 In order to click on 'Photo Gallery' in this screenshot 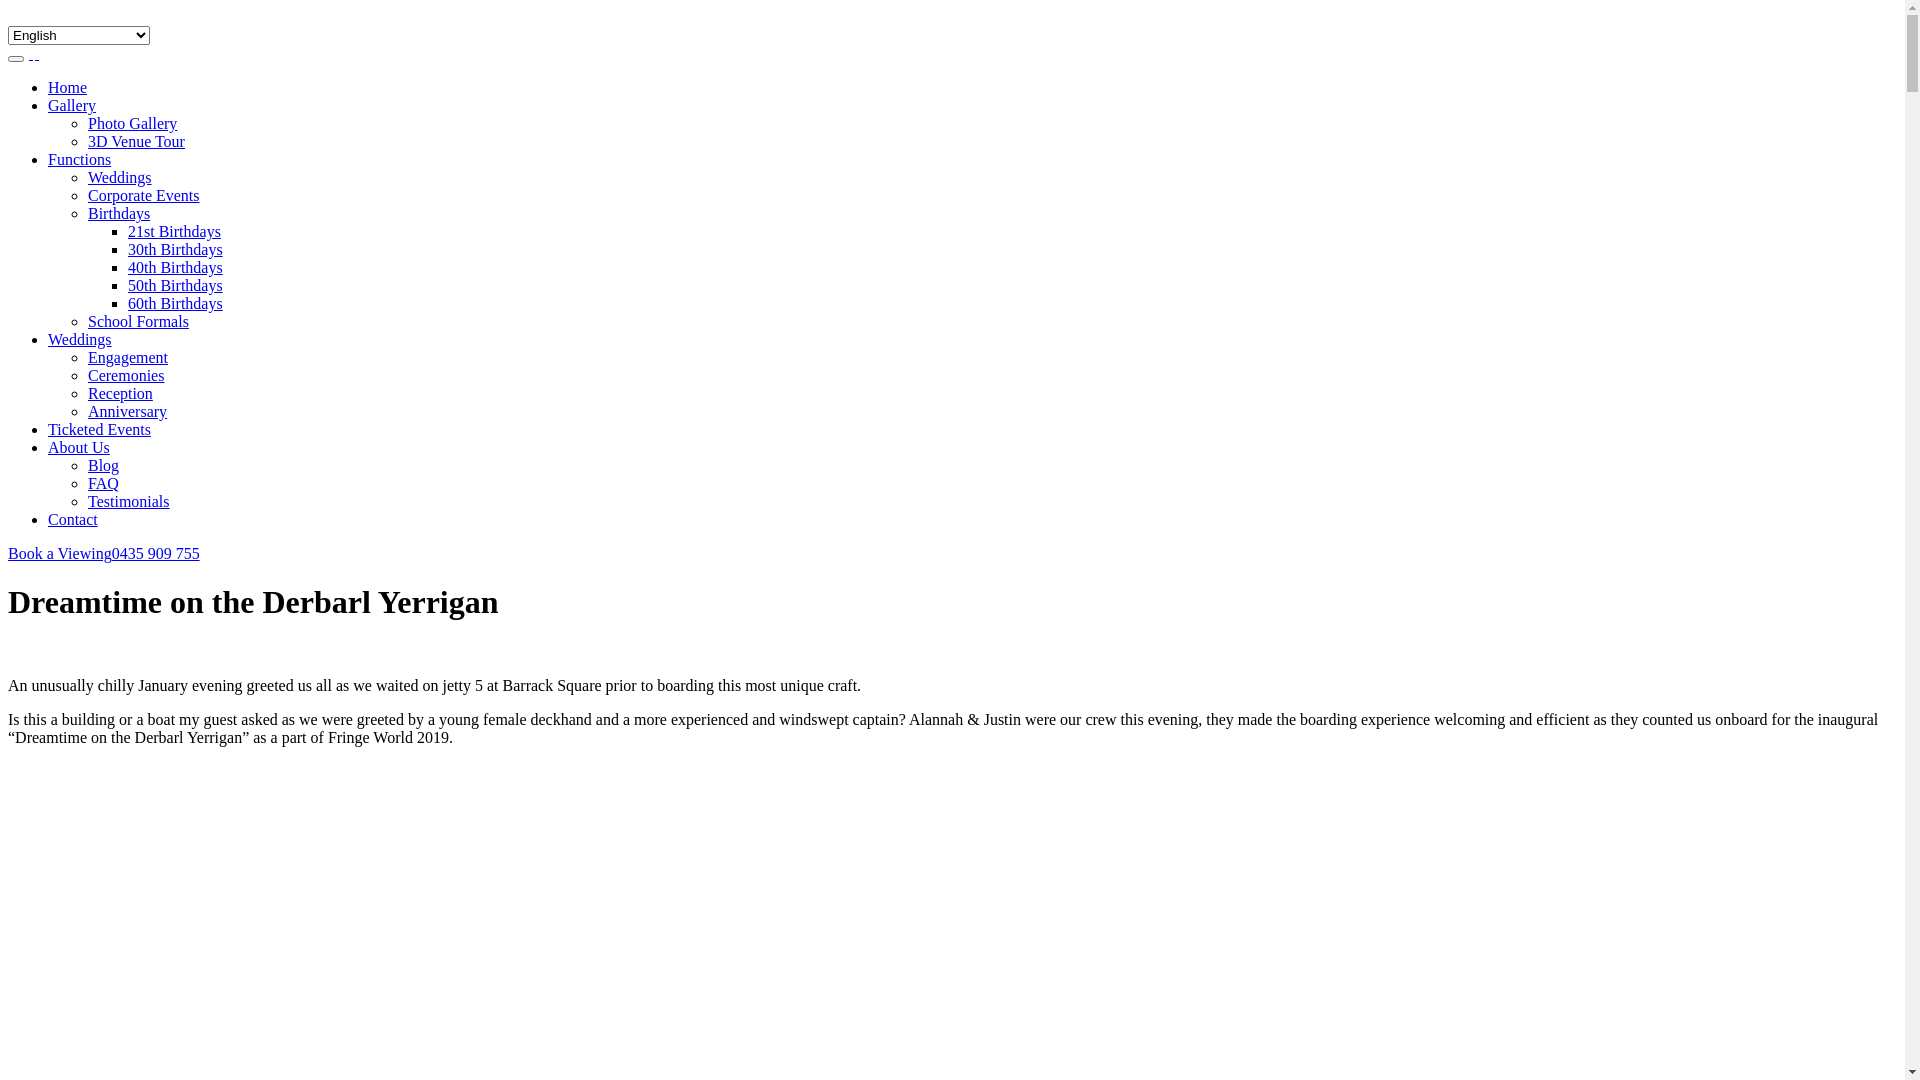, I will do `click(131, 123)`.